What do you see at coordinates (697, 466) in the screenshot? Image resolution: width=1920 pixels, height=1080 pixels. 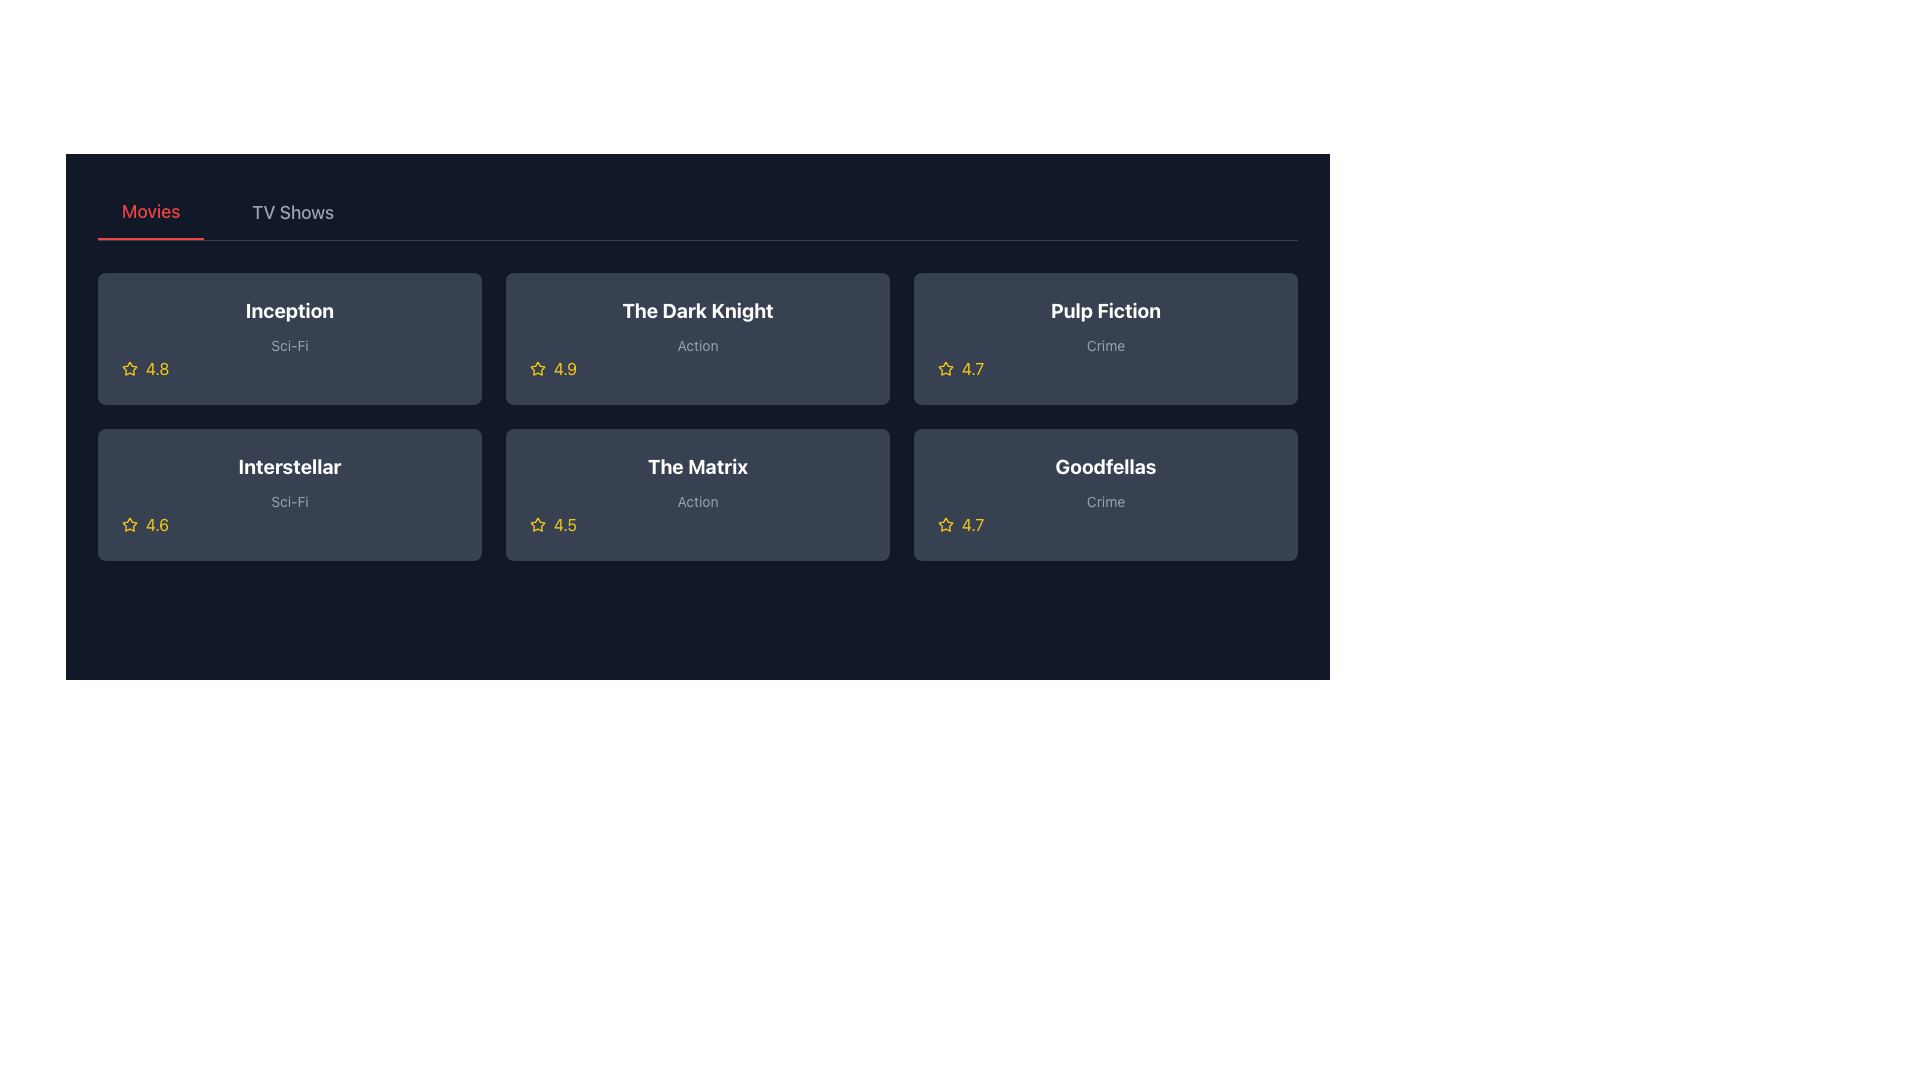 I see `the title label indicating the name of a movie, located in the second row, third column of the grid layout and above the text 'Action'` at bounding box center [697, 466].